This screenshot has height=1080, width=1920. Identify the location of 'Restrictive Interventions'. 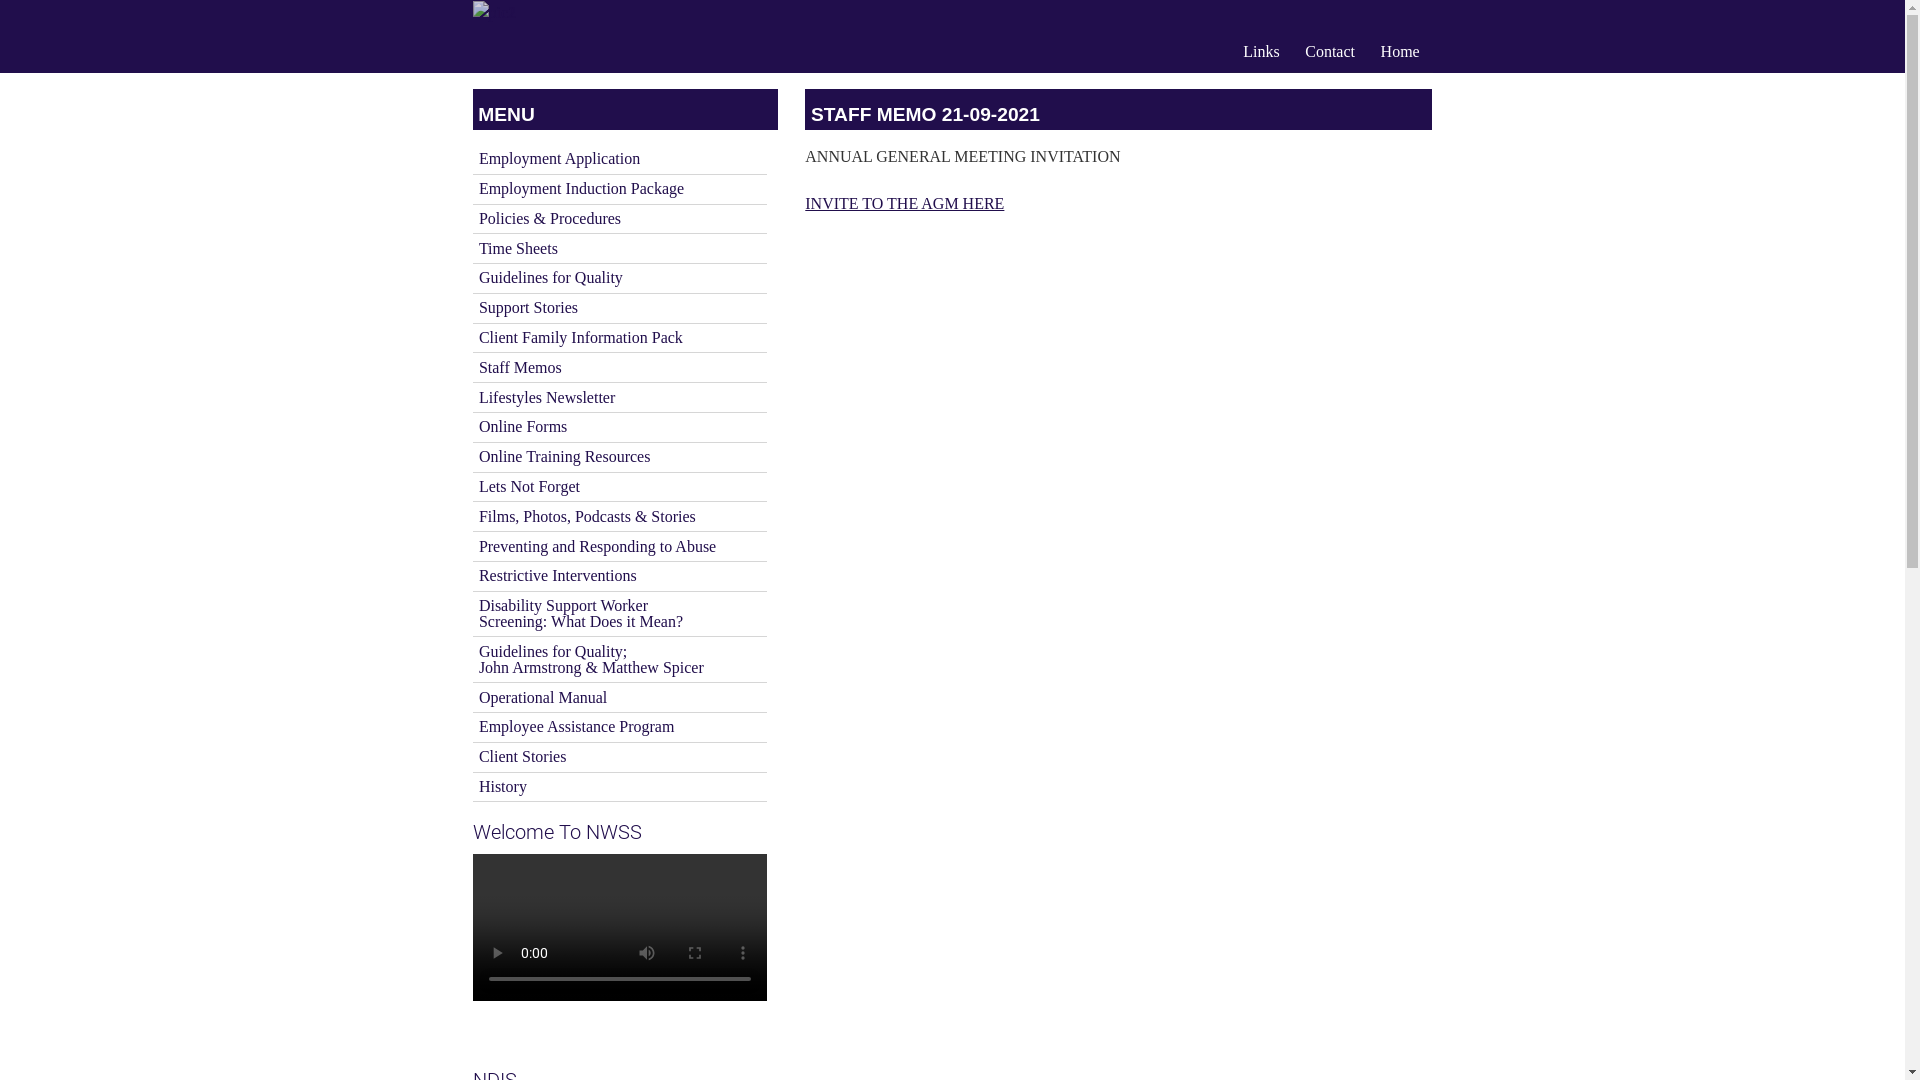
(618, 576).